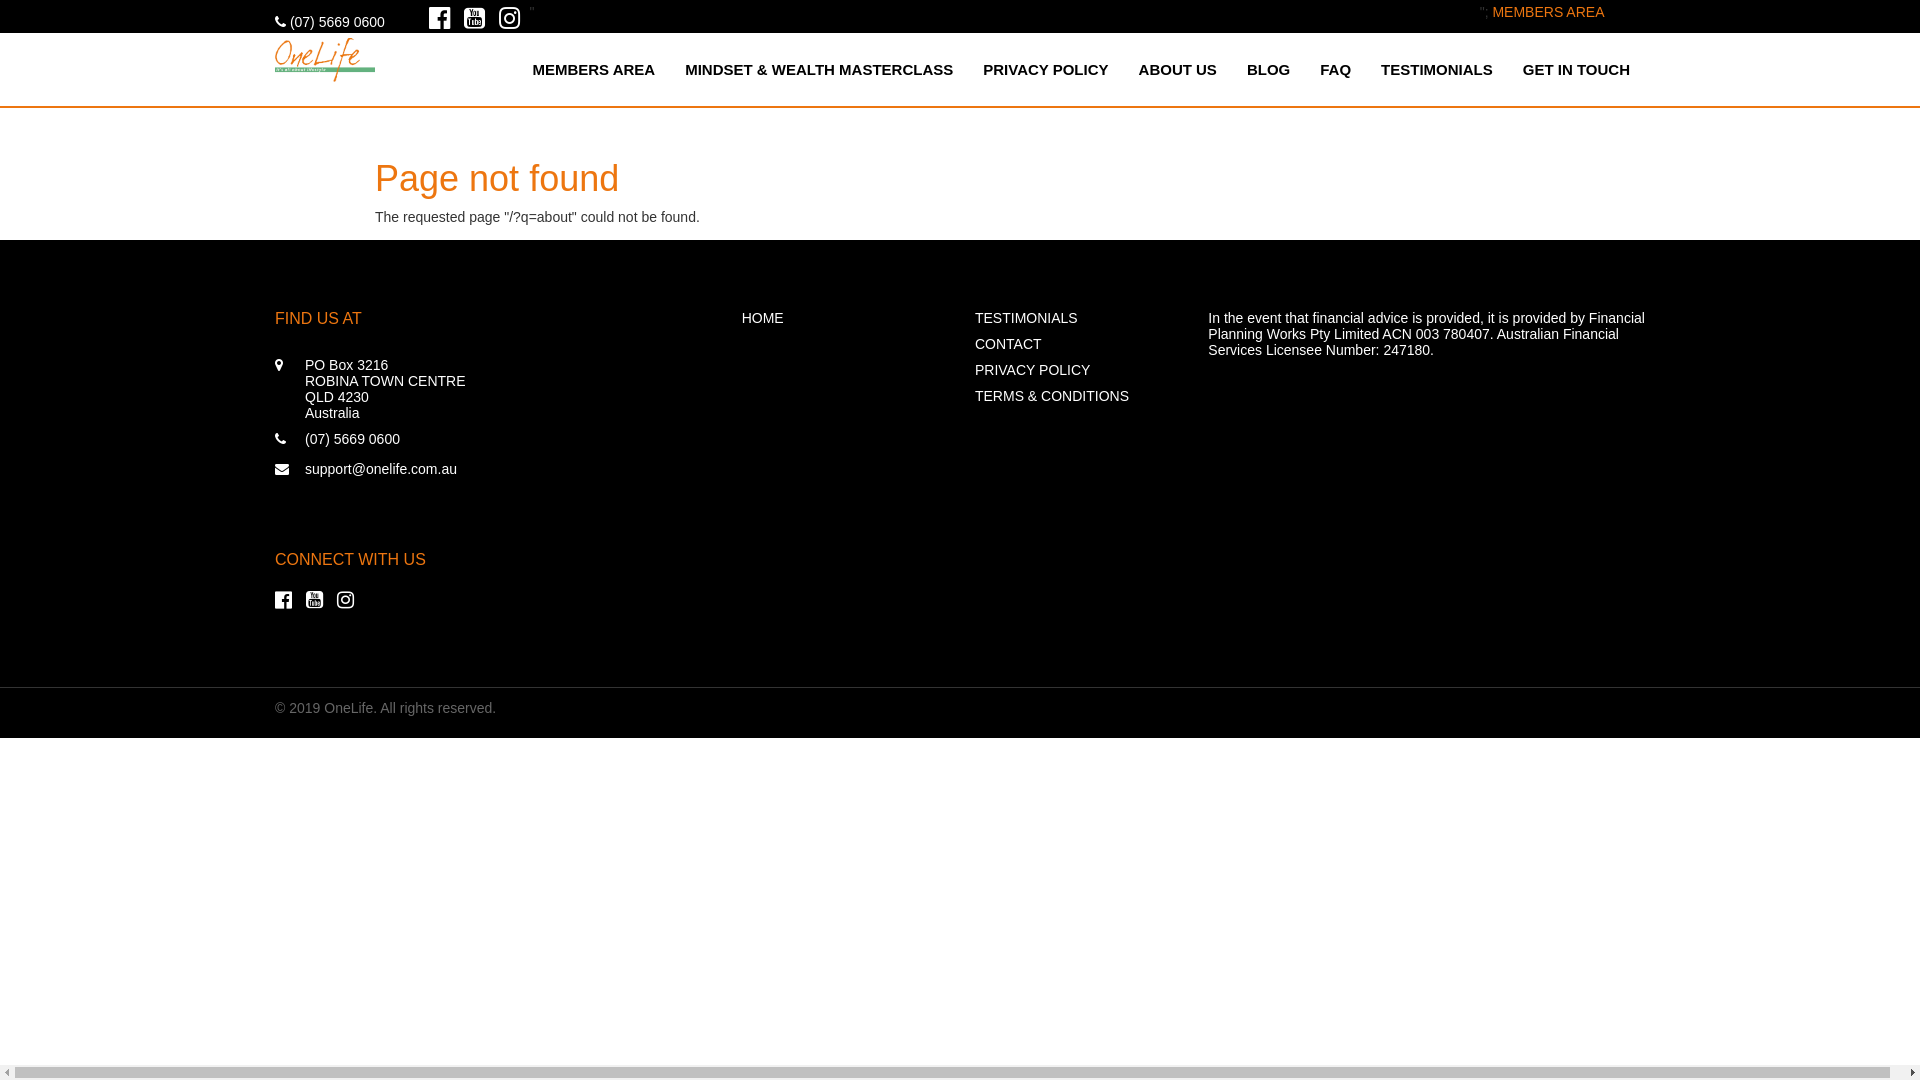 The width and height of the screenshot is (1920, 1080). What do you see at coordinates (968, 68) in the screenshot?
I see `'PRIVACY POLICY'` at bounding box center [968, 68].